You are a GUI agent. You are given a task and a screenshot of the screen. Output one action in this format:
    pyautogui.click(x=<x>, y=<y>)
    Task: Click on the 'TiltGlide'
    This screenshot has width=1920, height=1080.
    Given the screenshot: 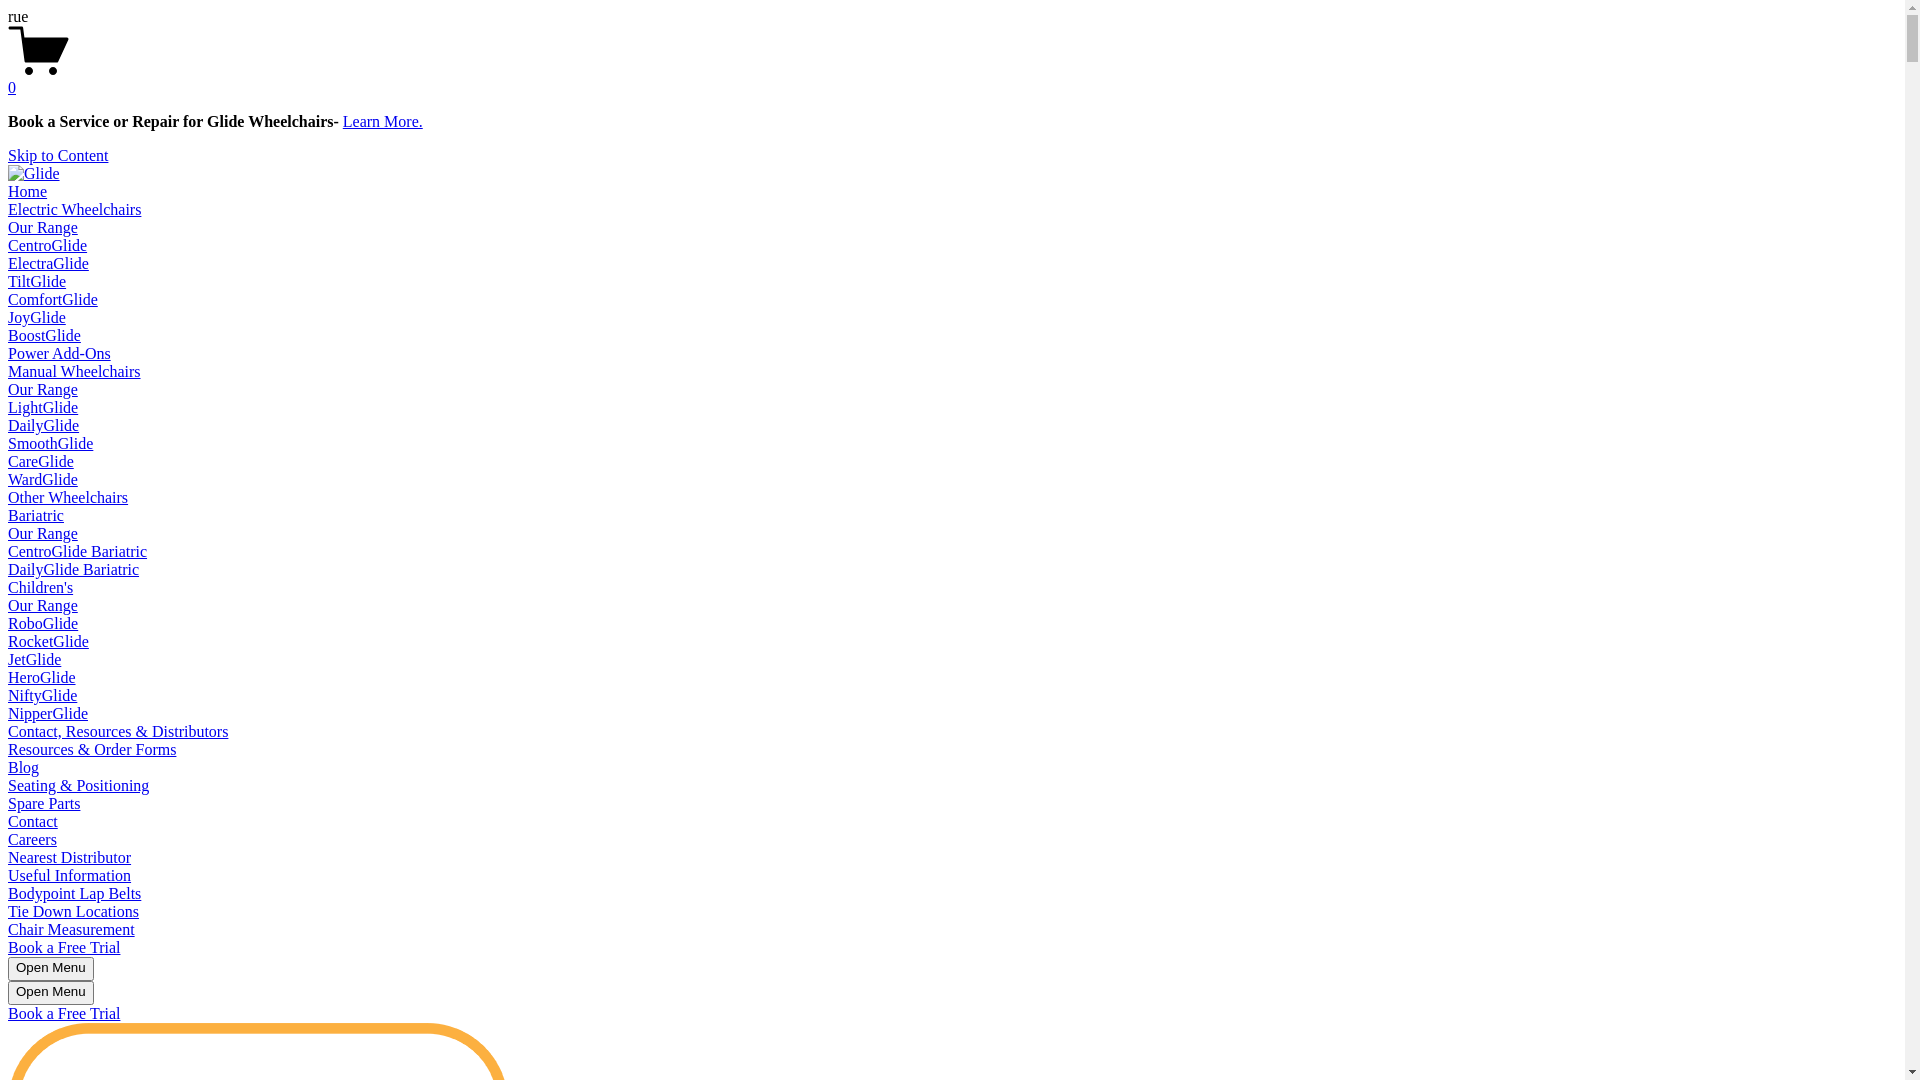 What is the action you would take?
    pyautogui.click(x=37, y=281)
    